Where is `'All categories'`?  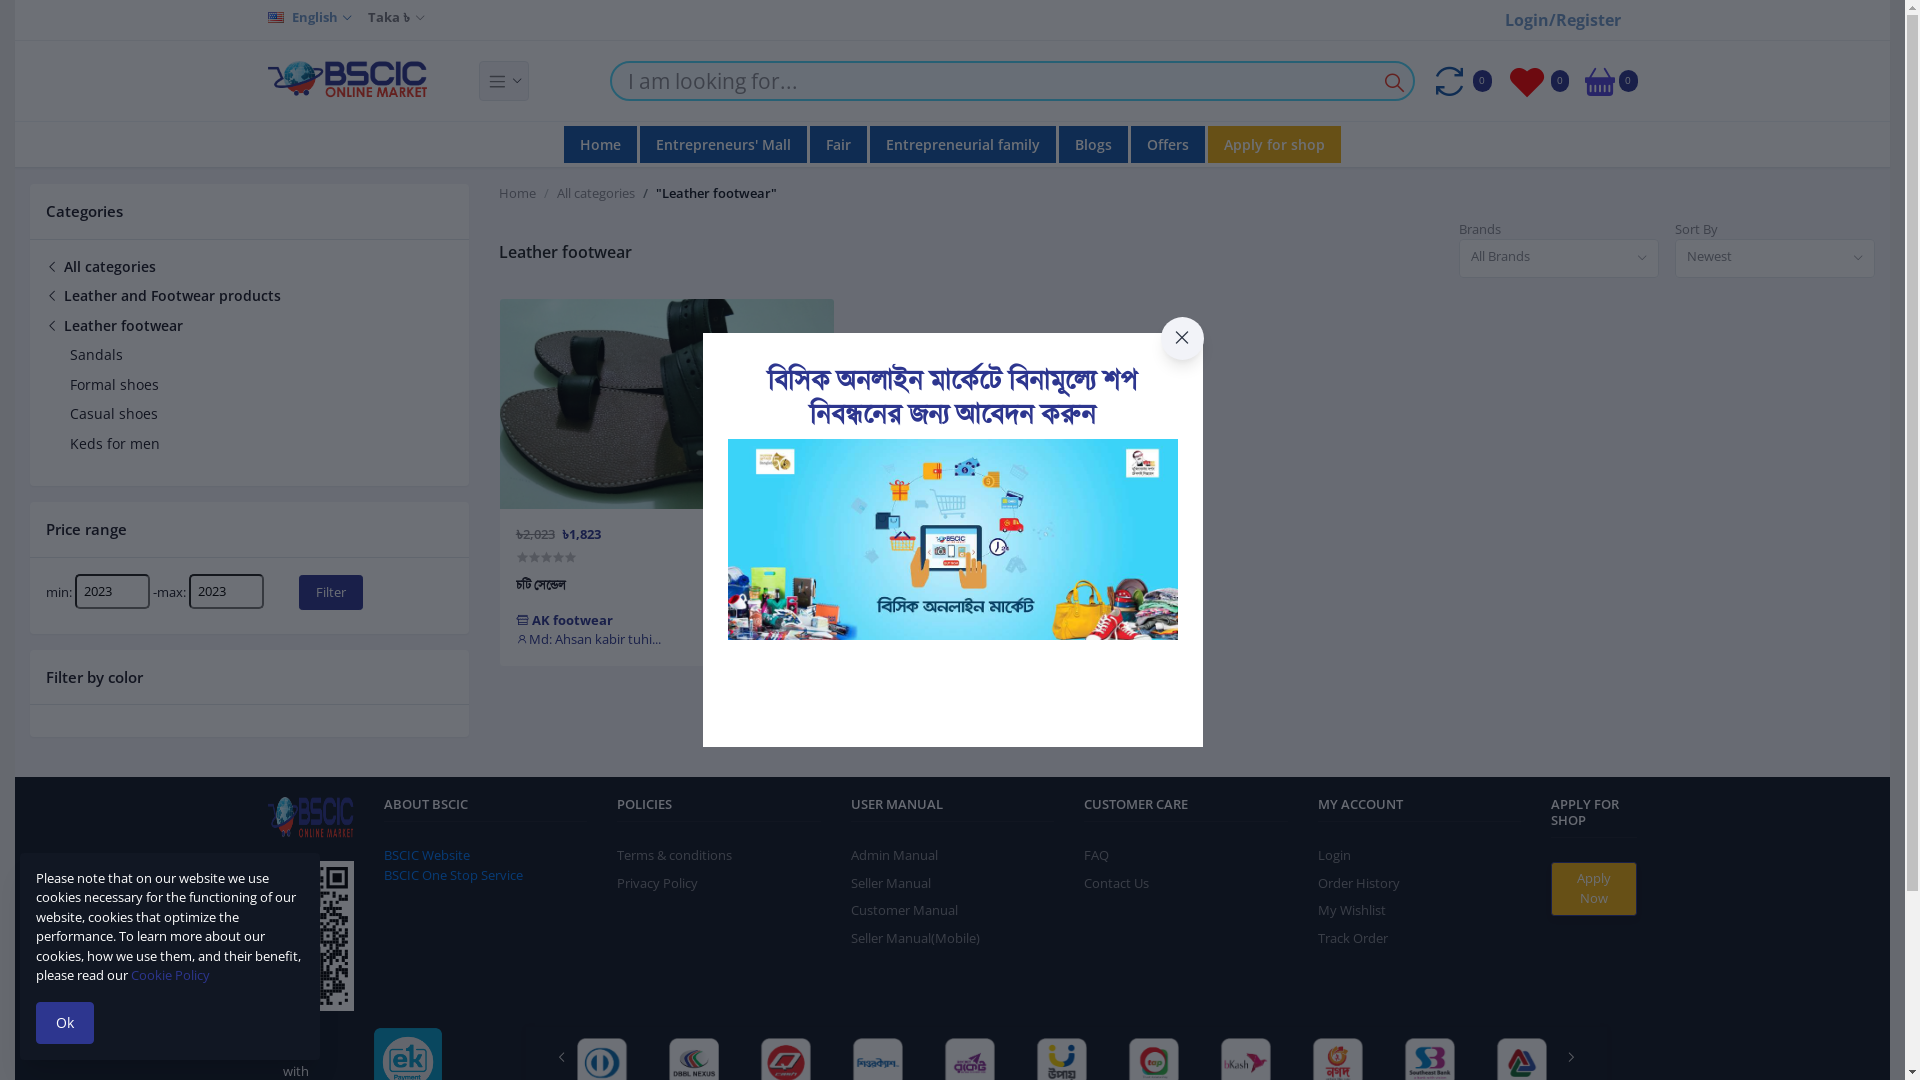
'All categories' is located at coordinates (594, 193).